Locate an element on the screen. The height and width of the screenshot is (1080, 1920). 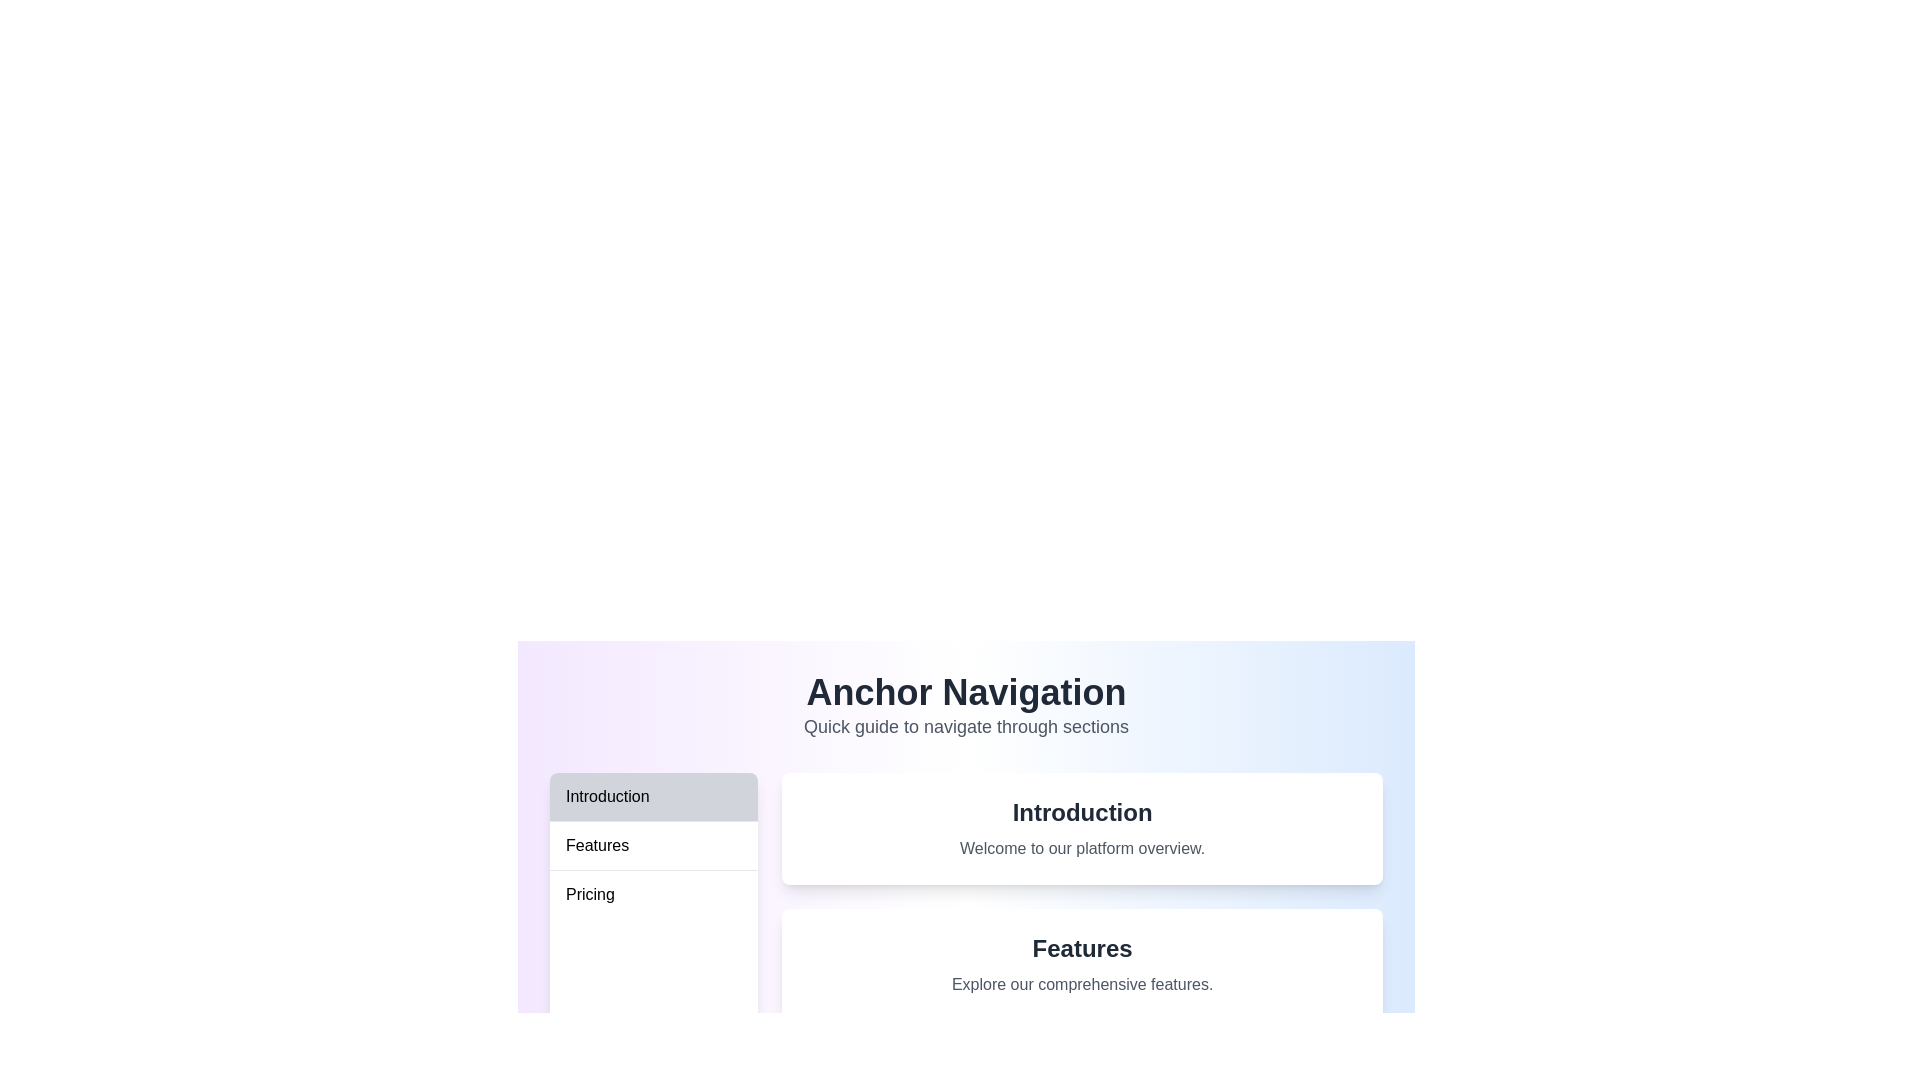
the Header element that serves as a section title or introductory header, which is centrally aligned and located at the top middle portion of the page is located at coordinates (966, 705).